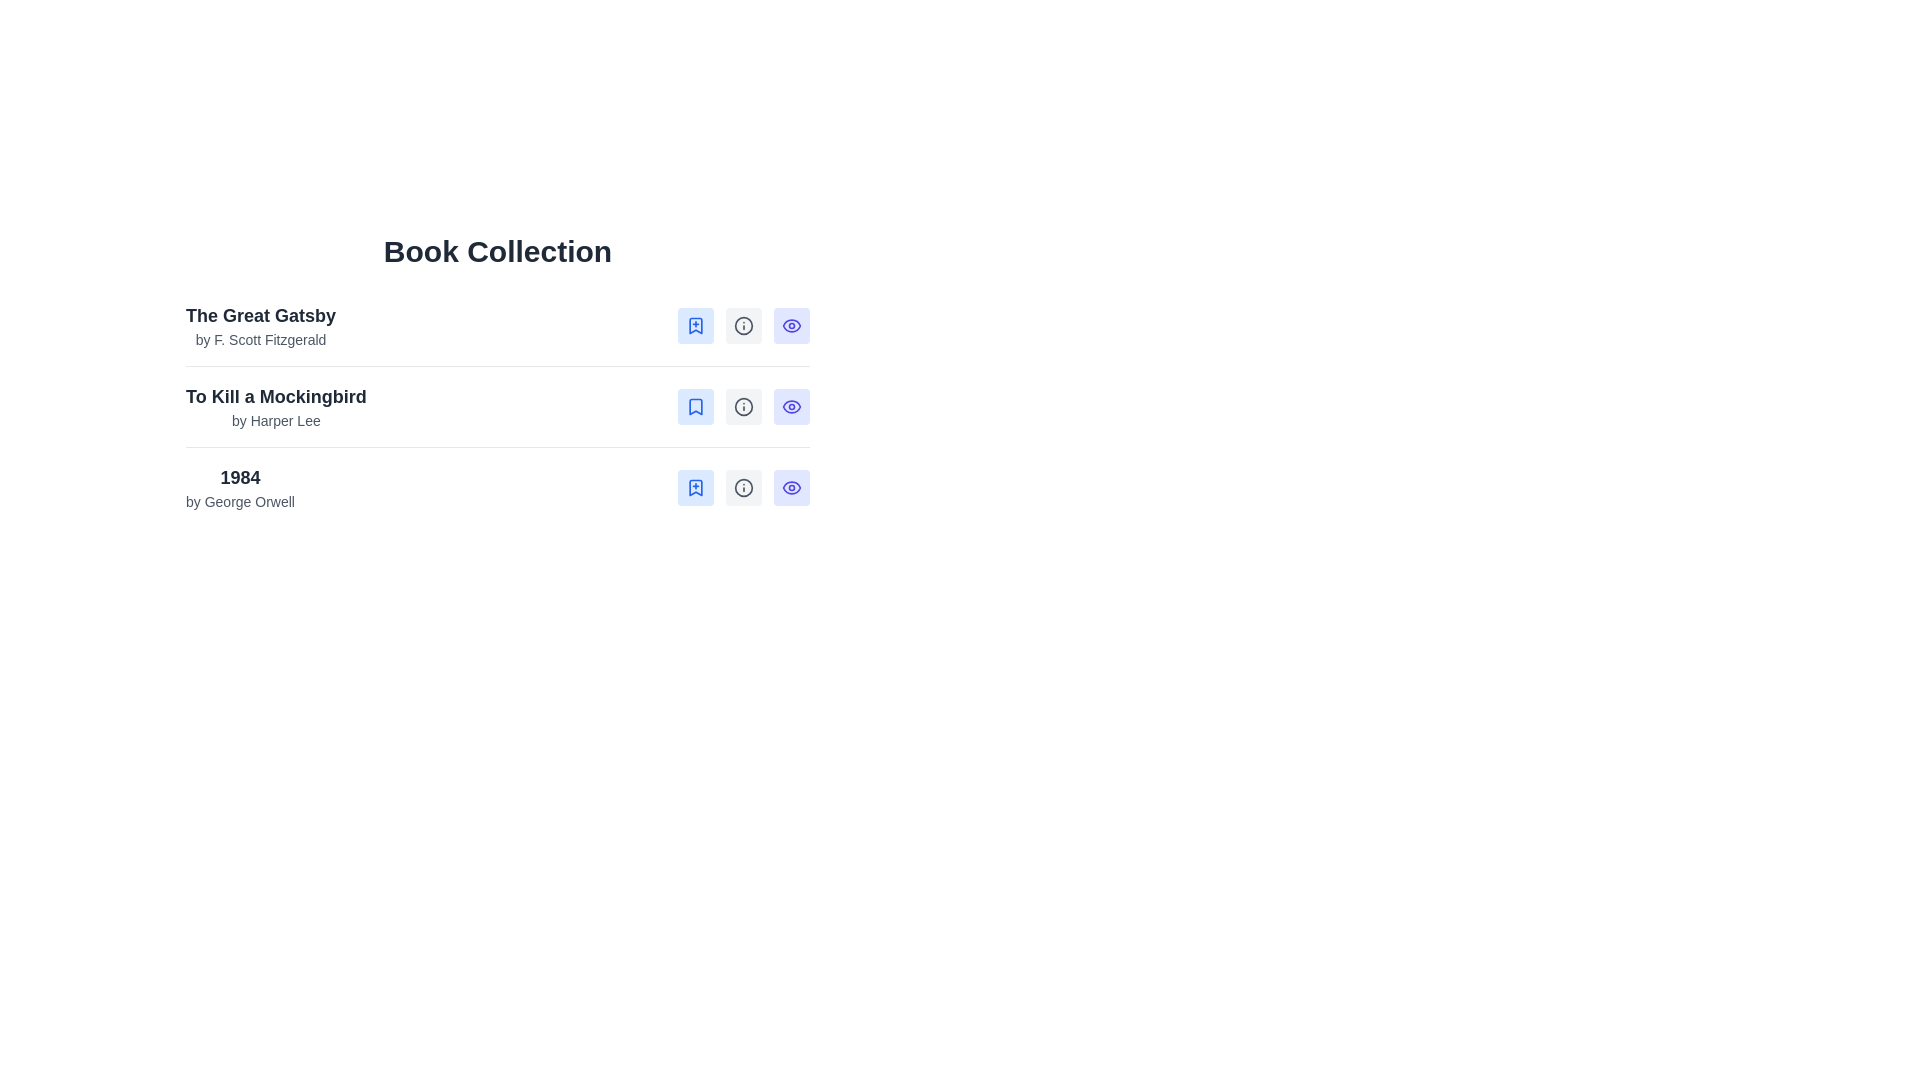 The width and height of the screenshot is (1920, 1080). I want to click on the visibility icon (eye) located in the third row of the book collection table, associated with the book '1984' by George Orwell, so click(791, 325).